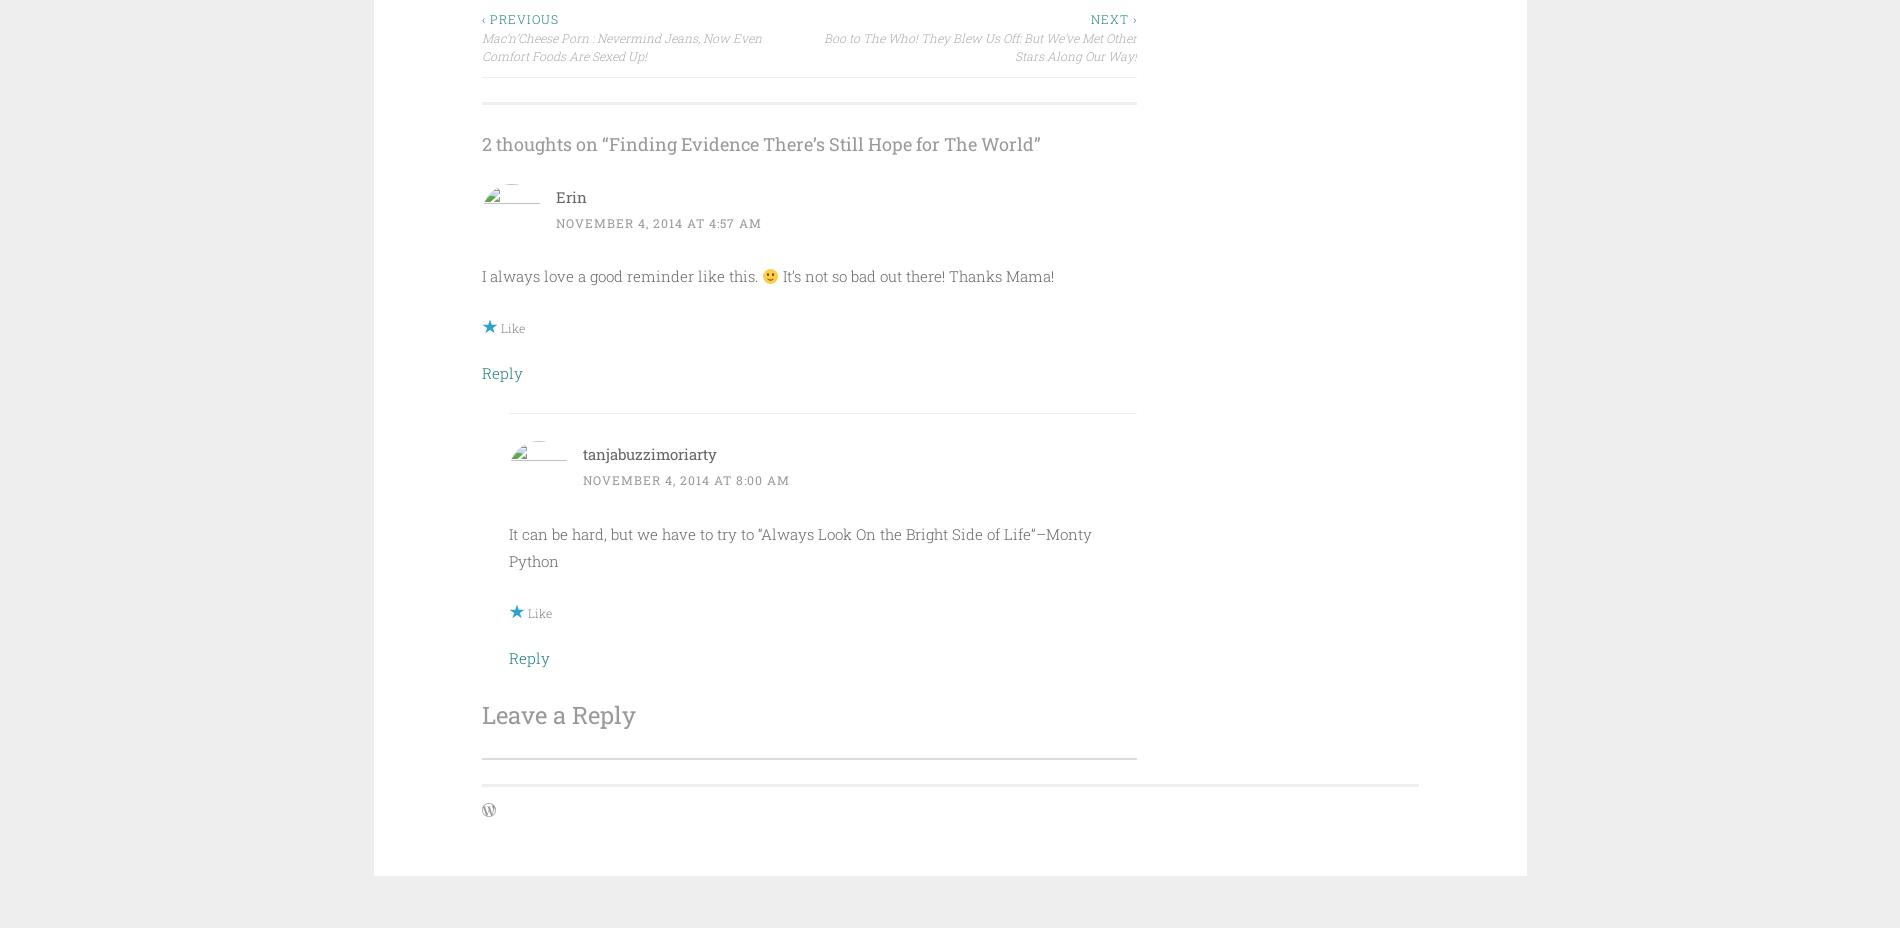 The width and height of the screenshot is (1900, 928). I want to click on 'Erin', so click(570, 195).